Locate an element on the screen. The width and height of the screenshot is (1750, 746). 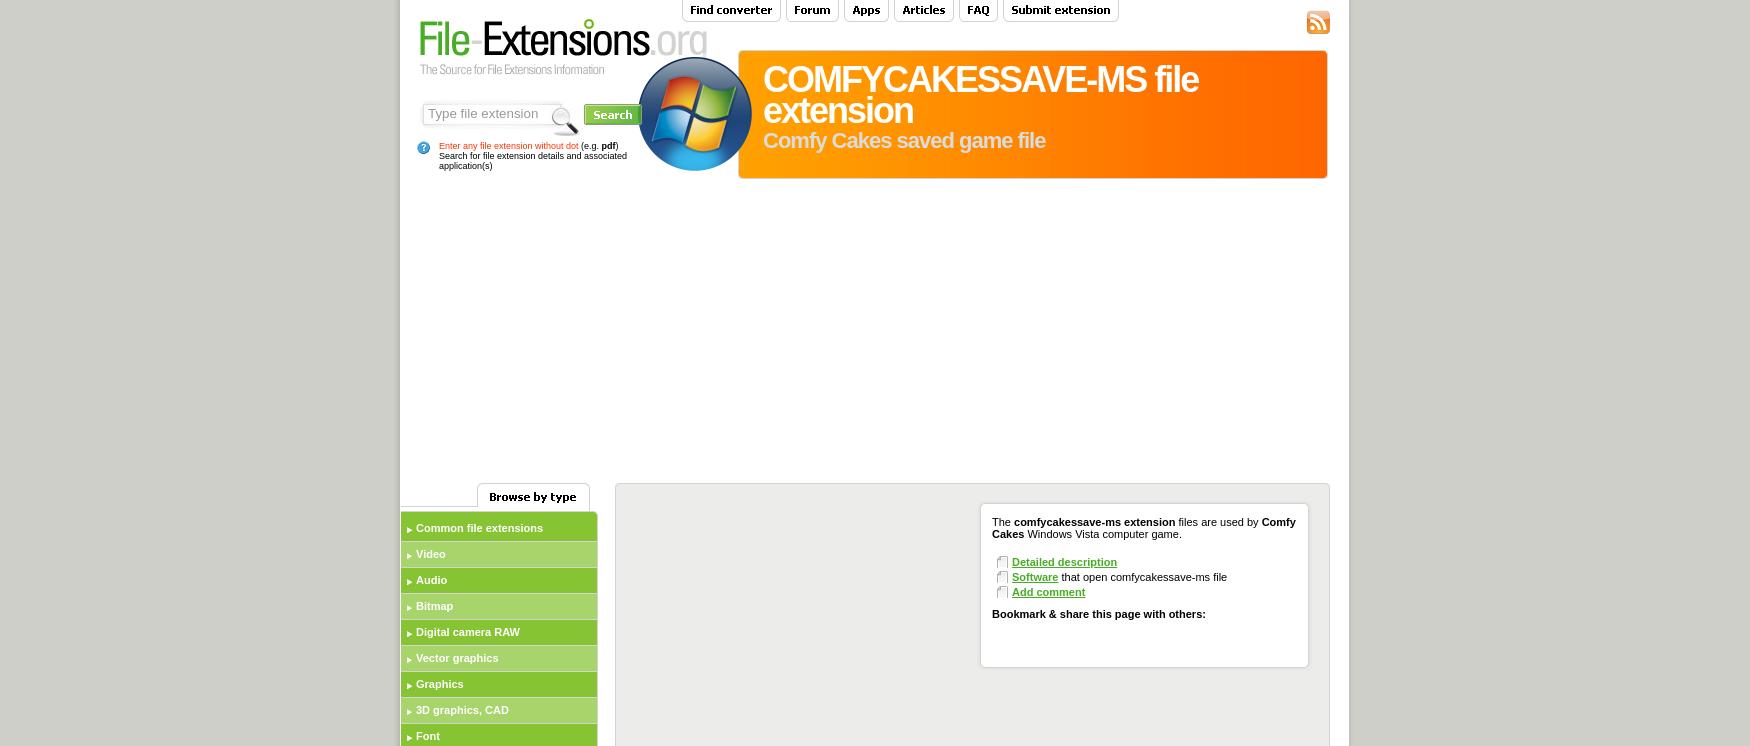
'Bookmark & share this page with others:' is located at coordinates (1098, 614).